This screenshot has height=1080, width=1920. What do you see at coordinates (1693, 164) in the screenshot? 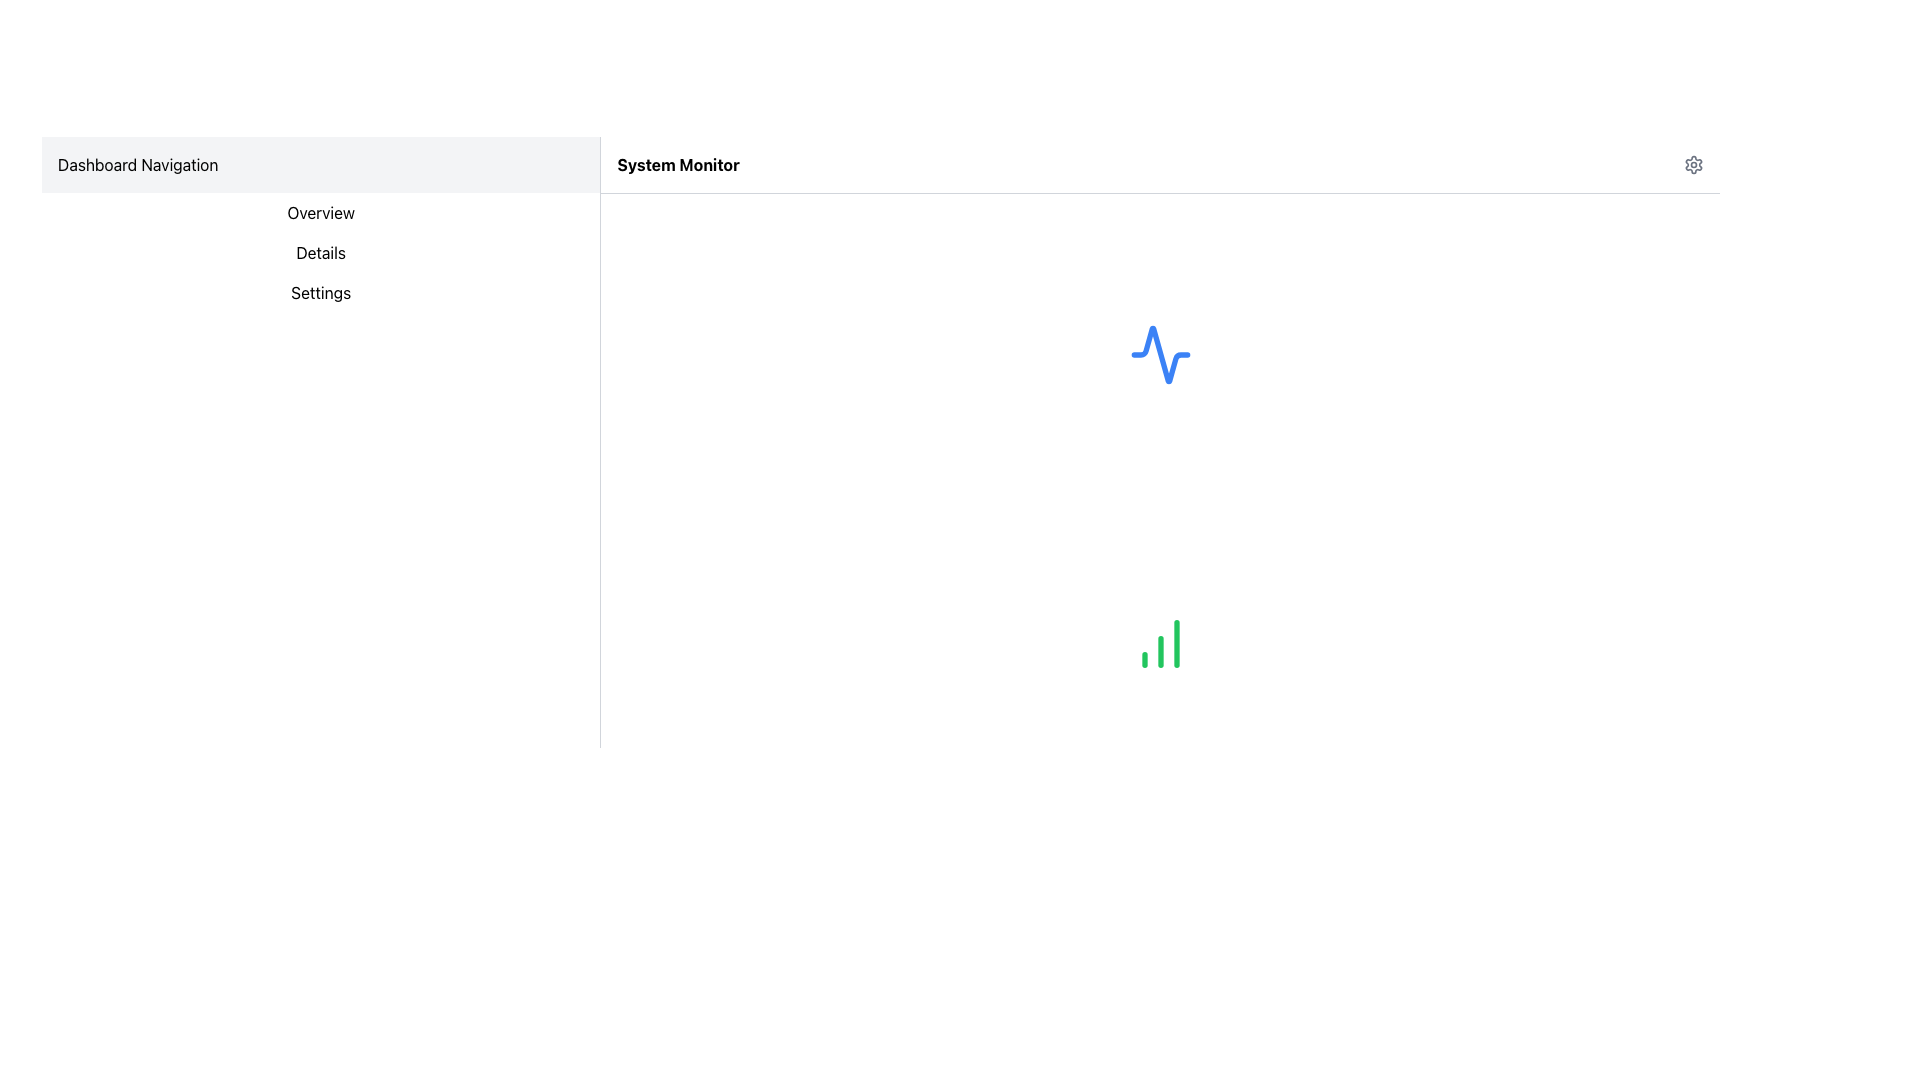
I see `the settings icon located in the top right corner of the interface` at bounding box center [1693, 164].